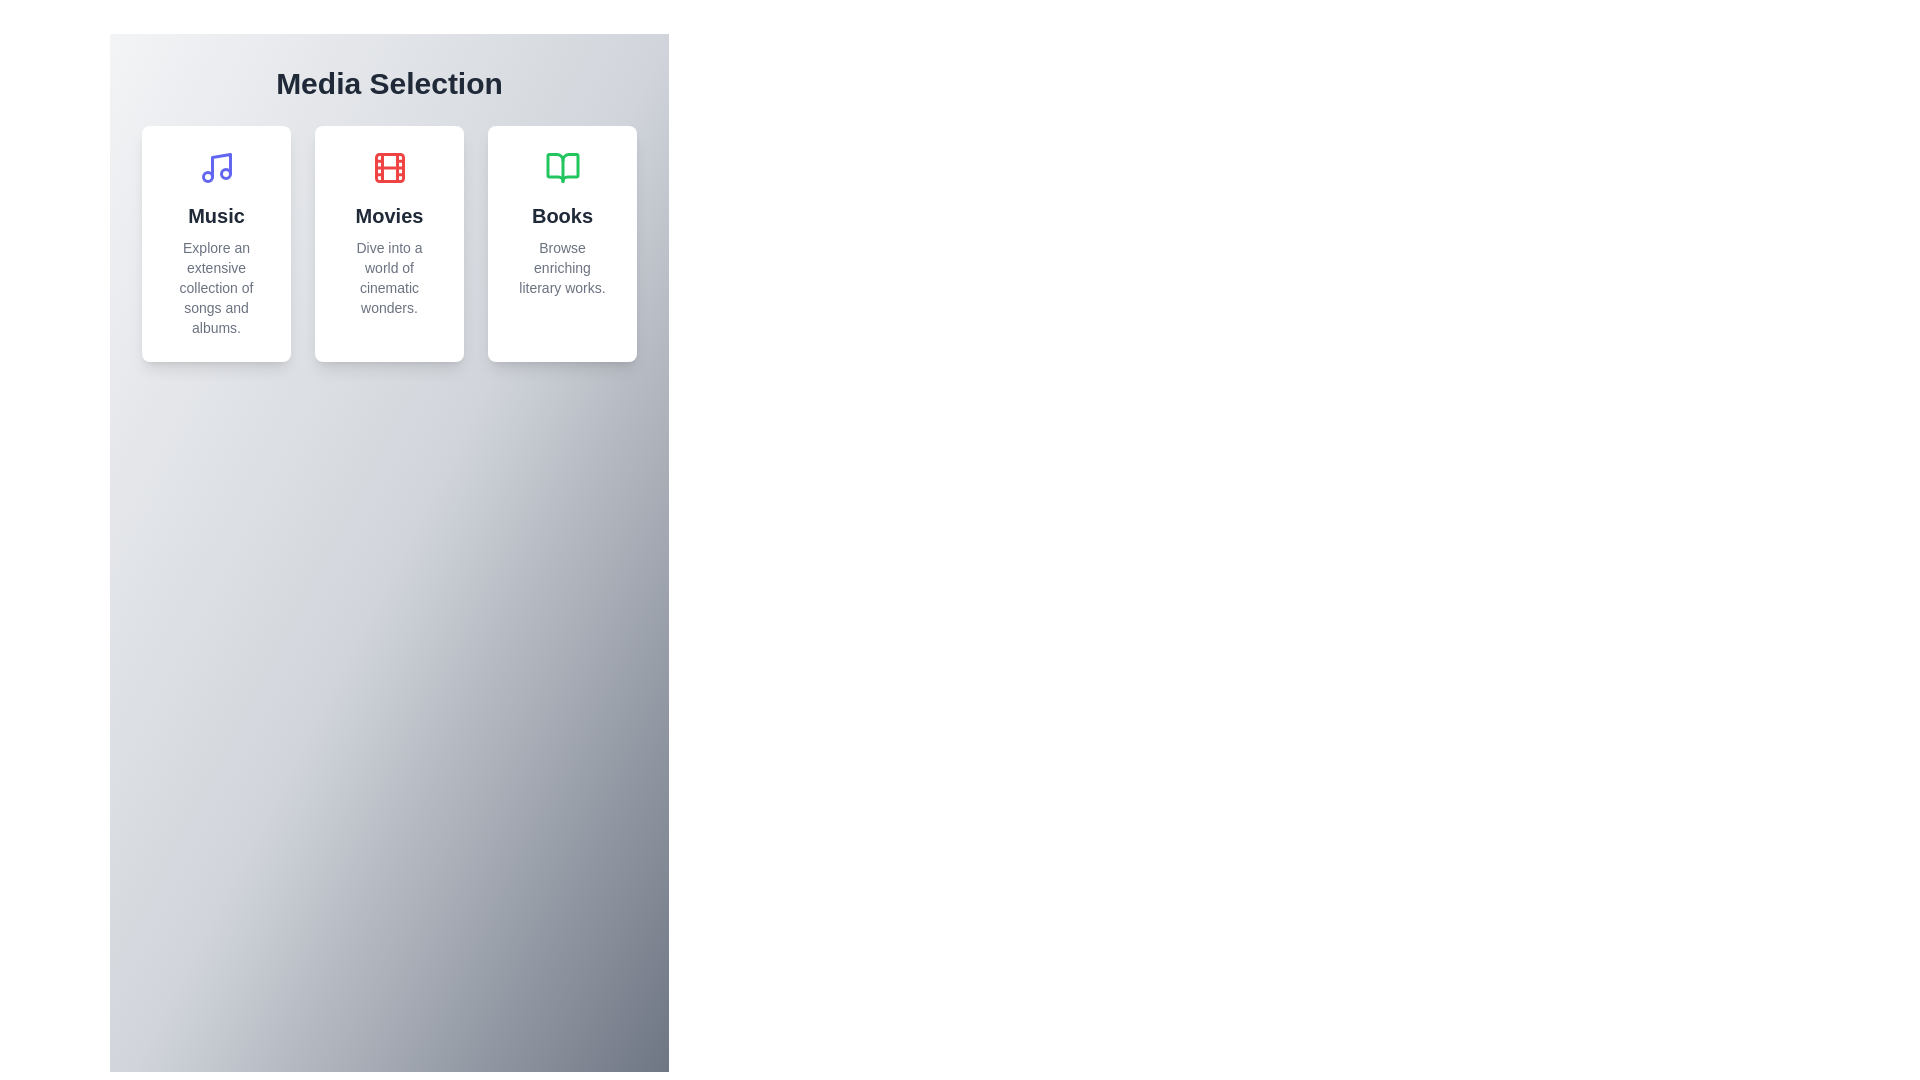  Describe the element at coordinates (389, 167) in the screenshot. I see `the first decorative rectangle in the 'Movies' card, which enhances the visual representation of the 'Movies' category` at that location.